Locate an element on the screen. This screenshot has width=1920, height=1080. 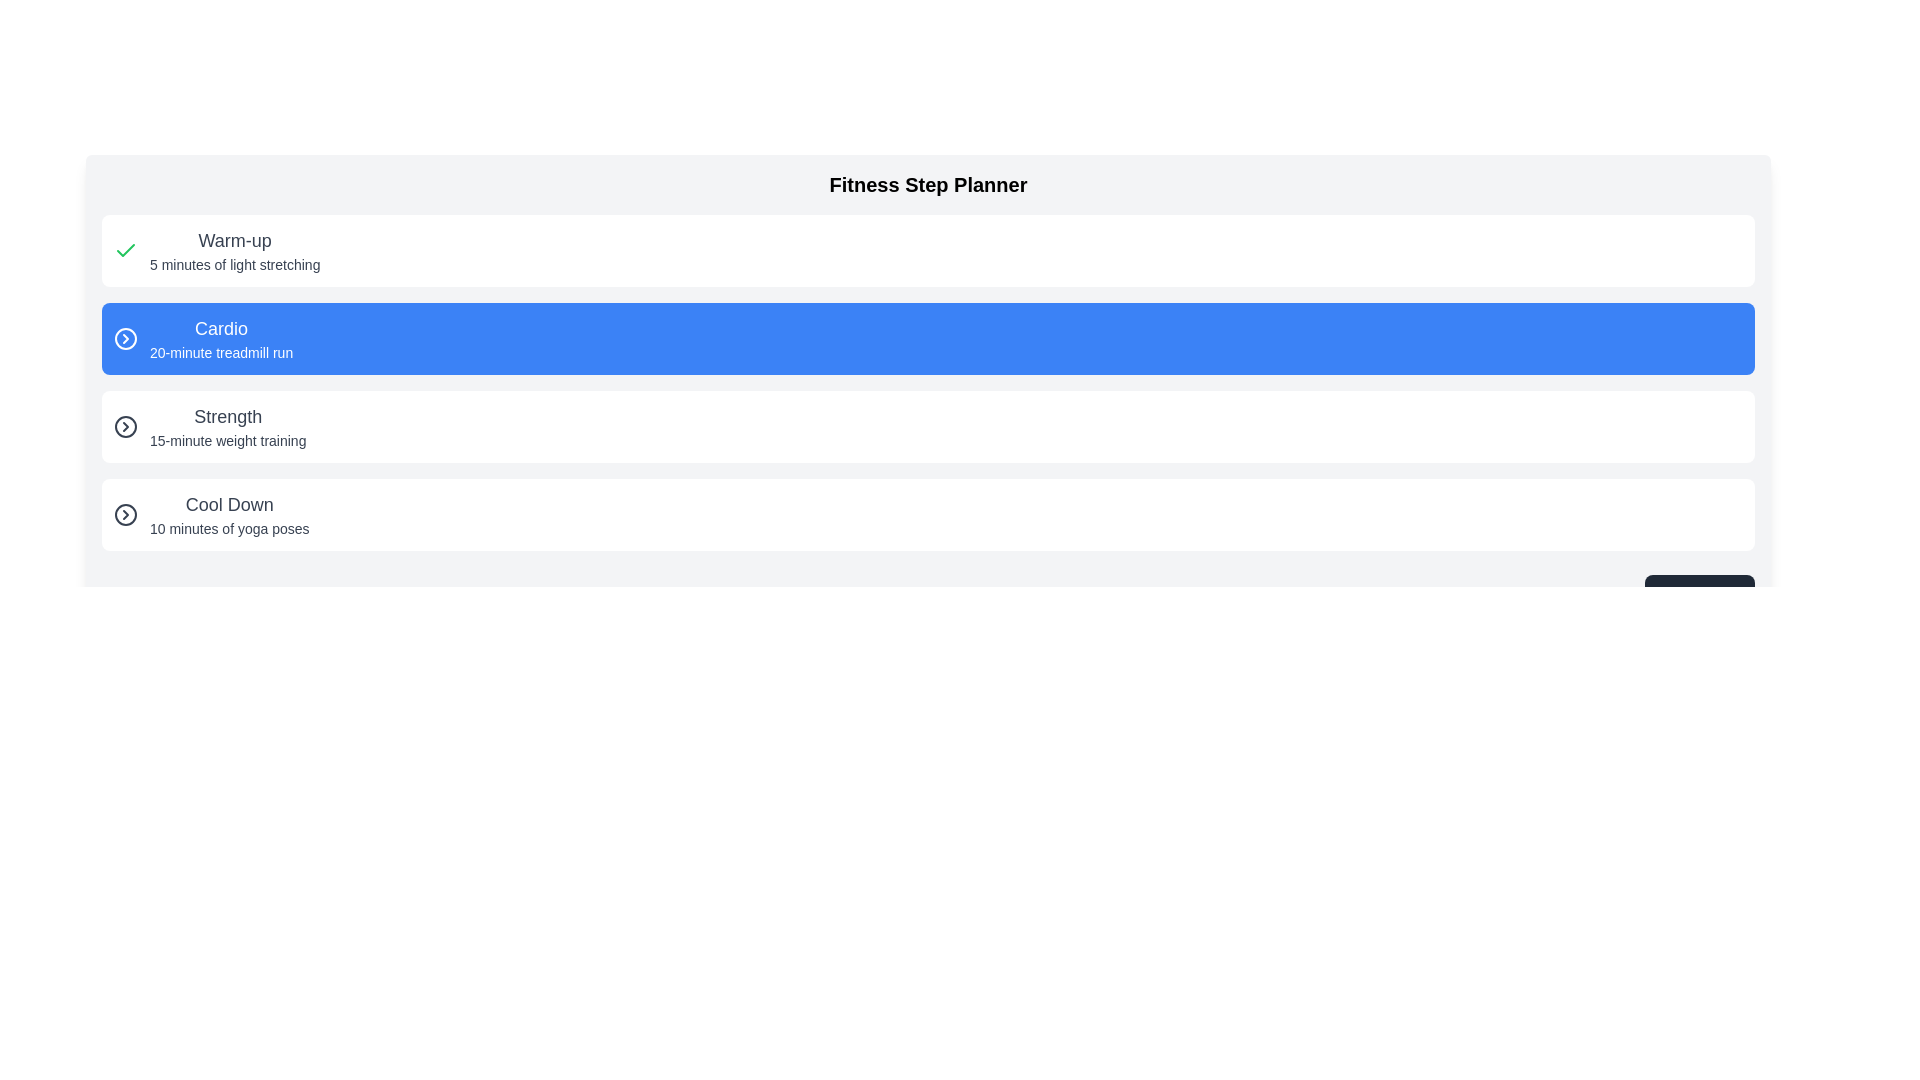
the 'Warm-up' text label, which is a prominent heading styled with a larger font size and bold weight, positioned at the top left of the step details section is located at coordinates (235, 239).